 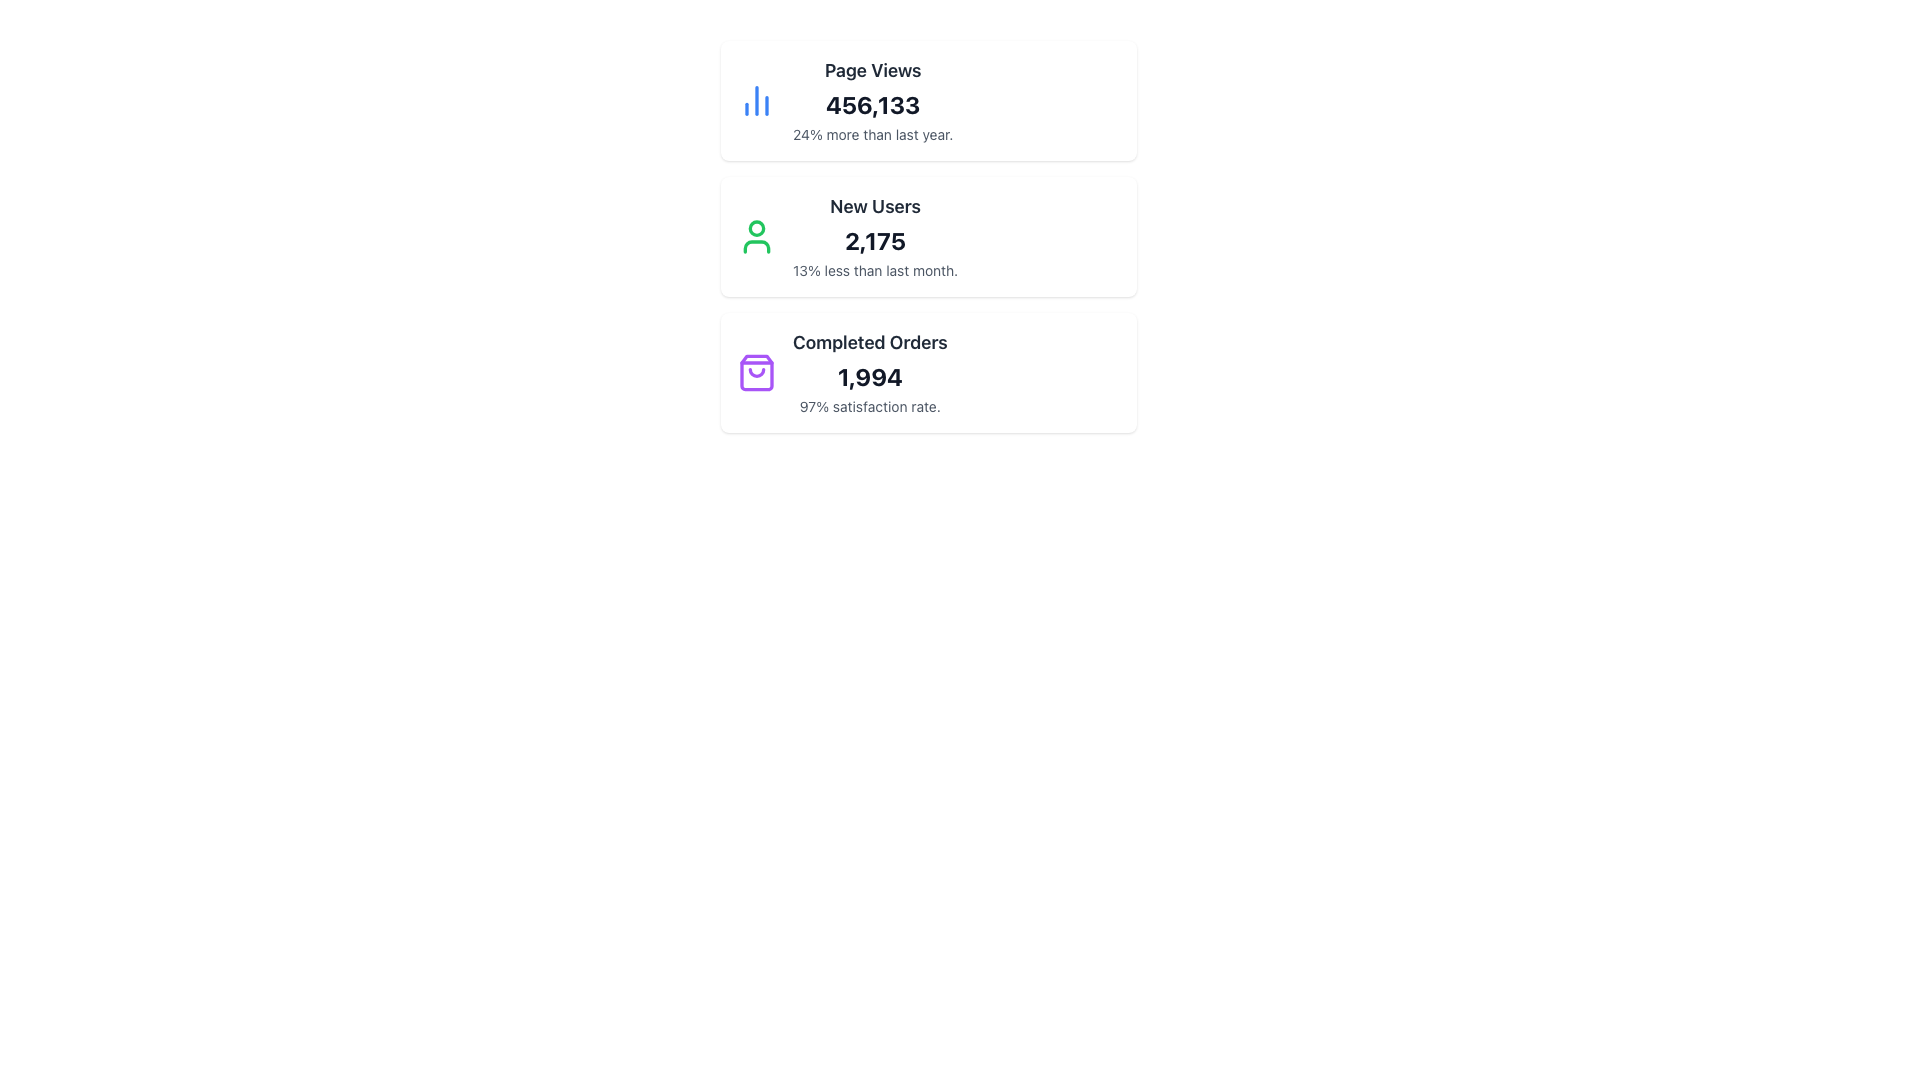 I want to click on the textual element displaying '97% satisfaction rate.' located below the bold '1,994' in the 'Completed Orders' section, so click(x=870, y=406).